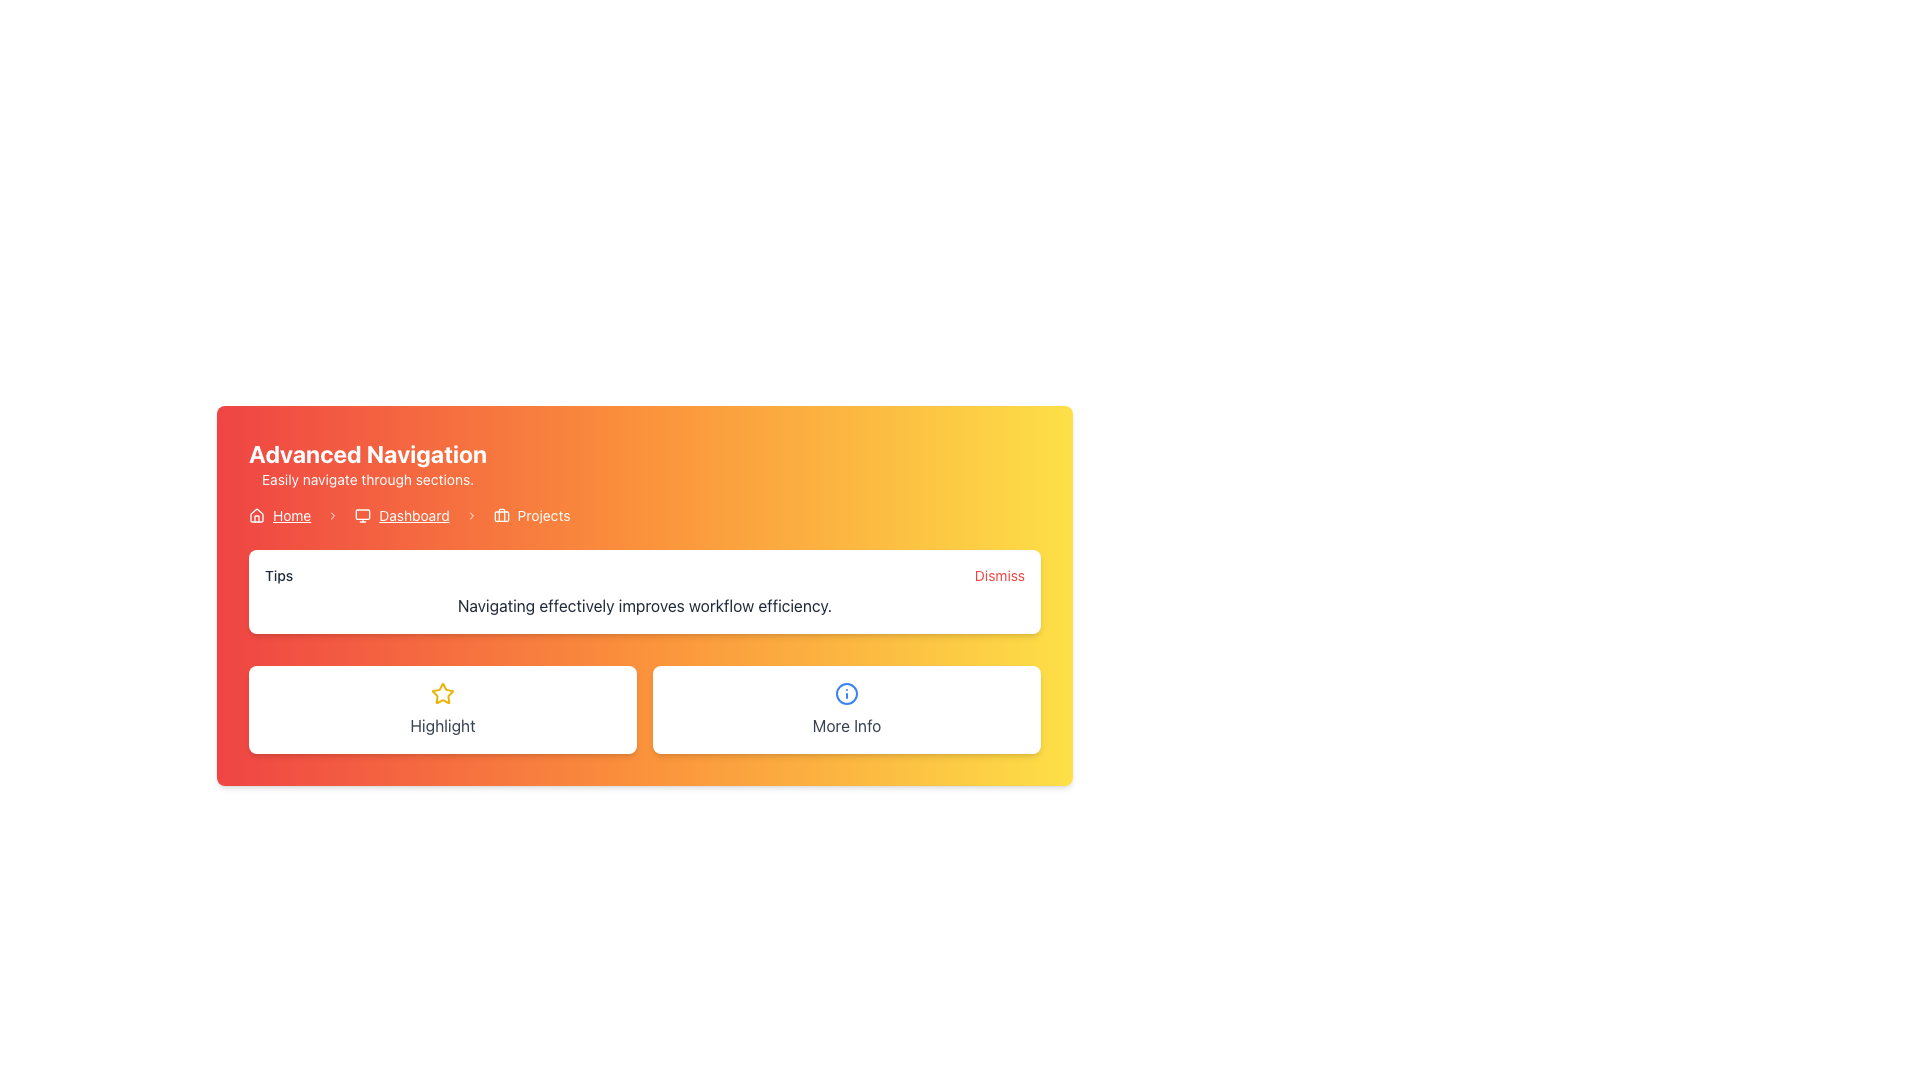  Describe the element at coordinates (401, 515) in the screenshot. I see `the 'Dashboard' link in the breadcrumb navigation` at that location.